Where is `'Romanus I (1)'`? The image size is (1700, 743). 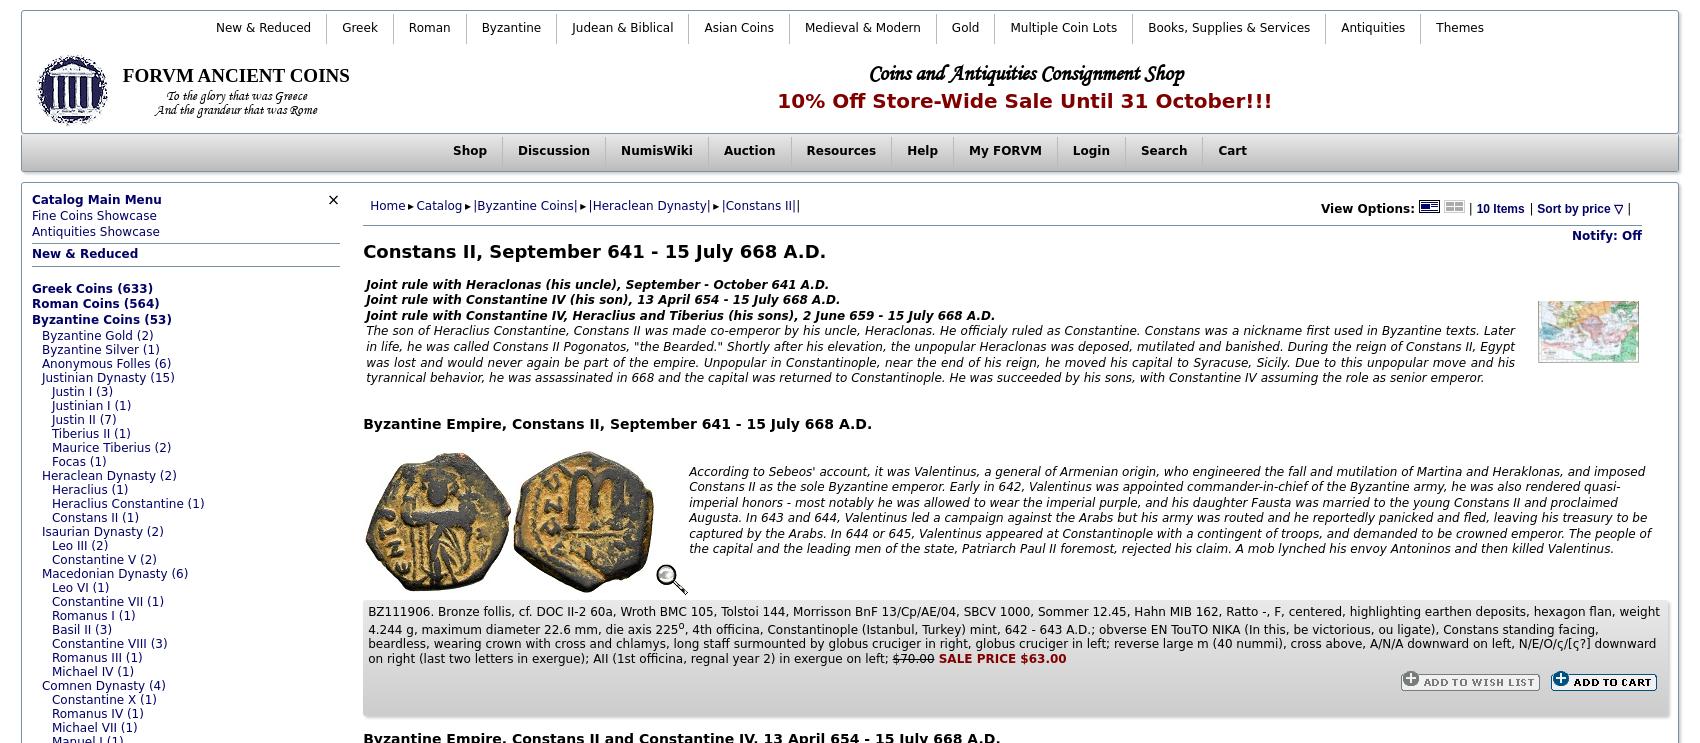 'Romanus I (1)' is located at coordinates (92, 613).